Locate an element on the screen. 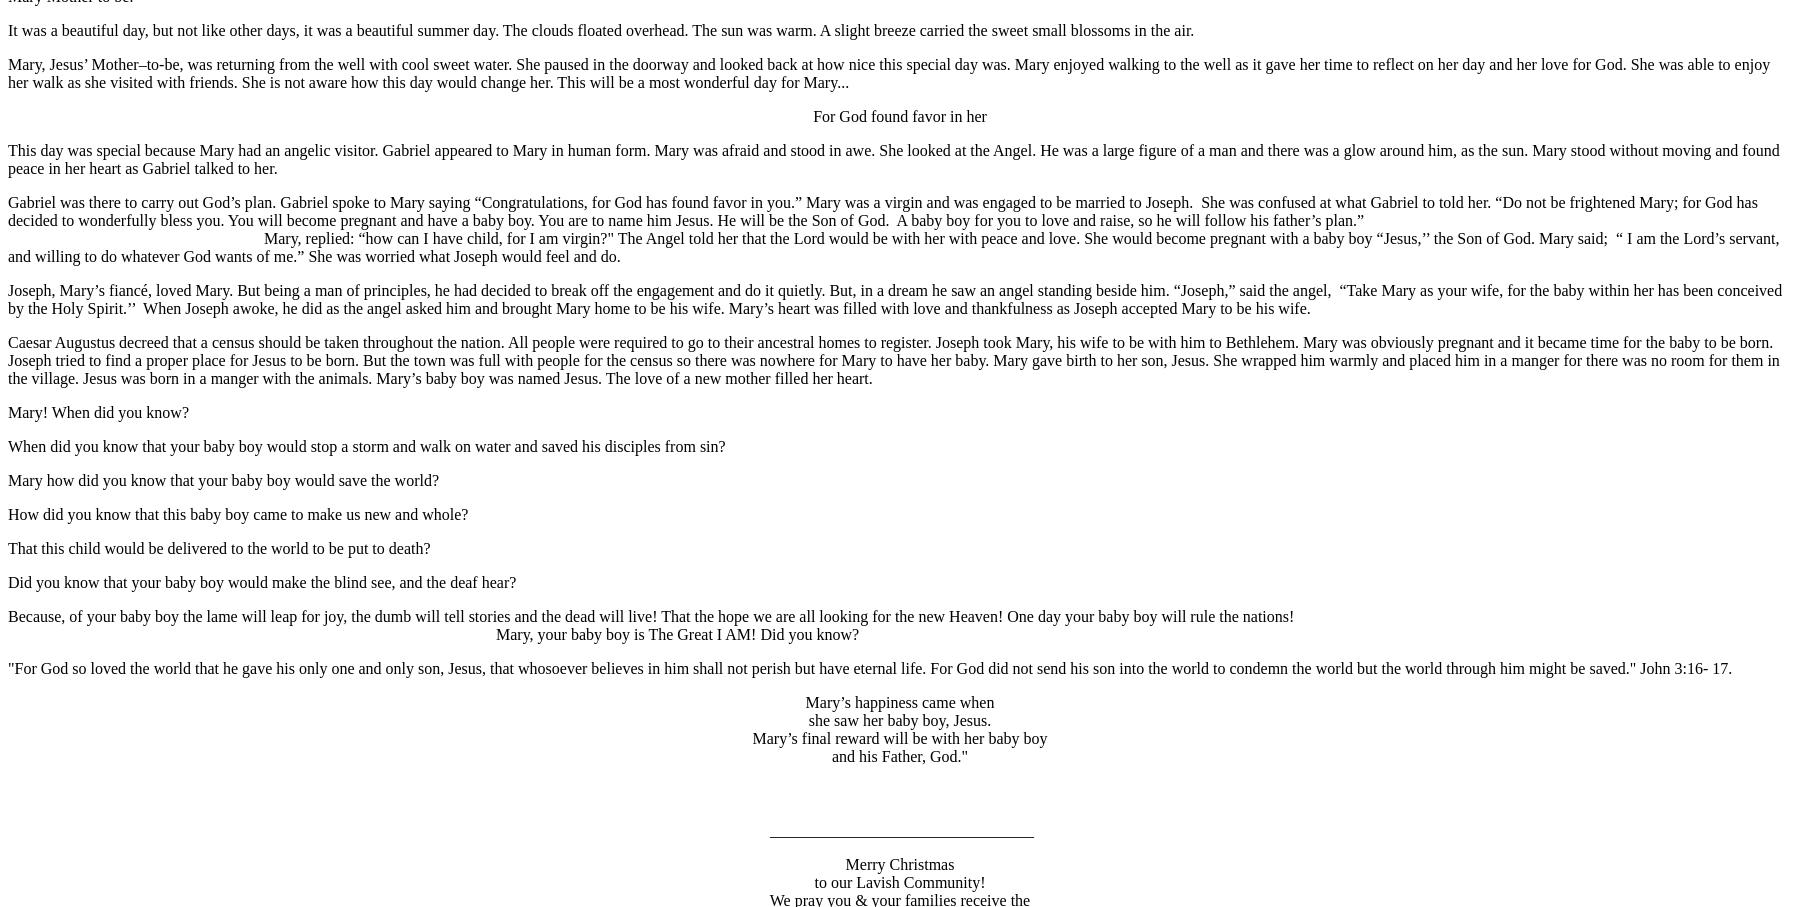  'Caesar Augustus decreed that a census should be taken throughout the nation. All people were required to go to their ancestral homes to register. Joseph took Mary, his wife to be with him to Bethlehem. Mary was obviously pregnant and it became time for the baby to be born. Joseph tried to find a proper place for Jesus to be born. But the town was full with people for the census so there was nowhere for Mary to have her baby. Mary gave birth to her son, Jesus. She wrapped him warmly and placed him in a manger for there was no room for them in the village. Jesus was born in a manger with the animals. Mary’s baby boy was named Jesus. The love of a new mother filled her heart.' is located at coordinates (893, 358).